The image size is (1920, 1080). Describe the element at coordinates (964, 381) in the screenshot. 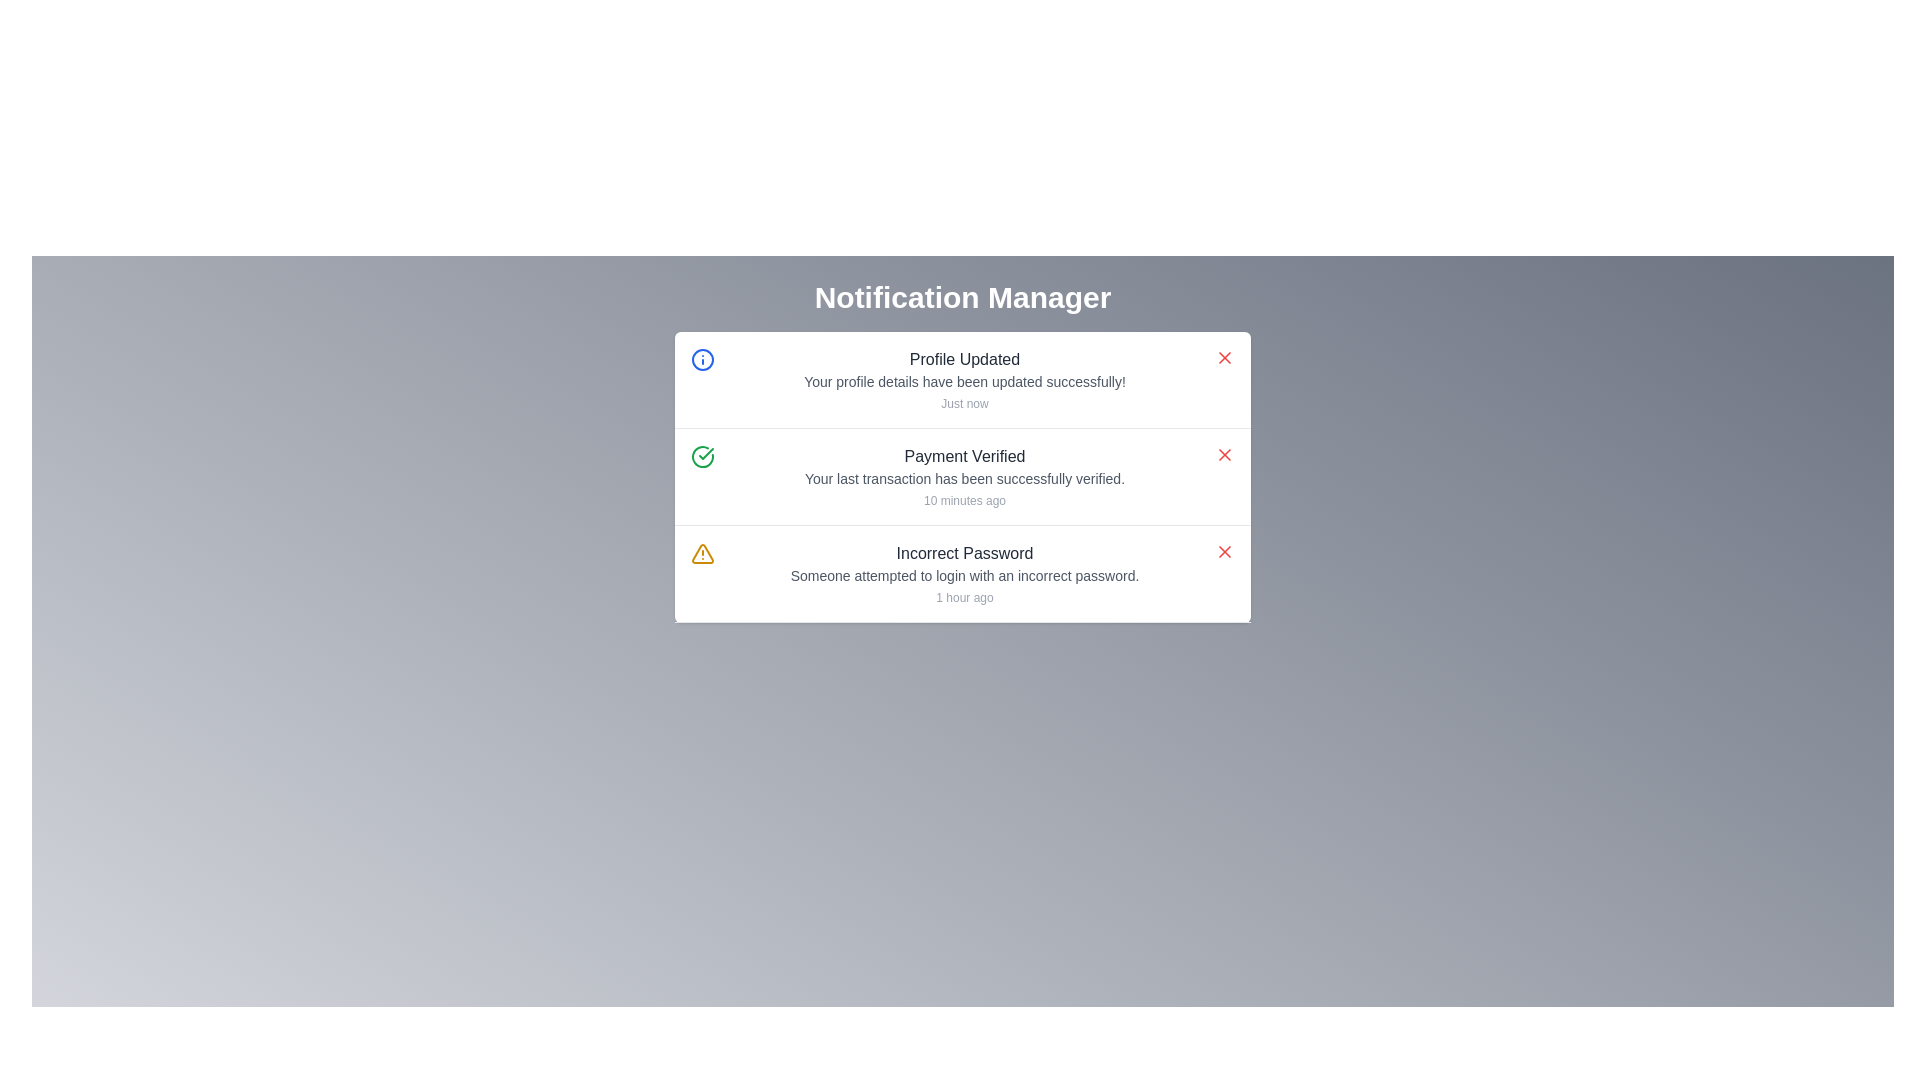

I see `the text element that indicates the successful update of the user's profile, located centrally below the 'Profile Updated' header and above the timestamp 'Just now' in the notification manager interface` at that location.